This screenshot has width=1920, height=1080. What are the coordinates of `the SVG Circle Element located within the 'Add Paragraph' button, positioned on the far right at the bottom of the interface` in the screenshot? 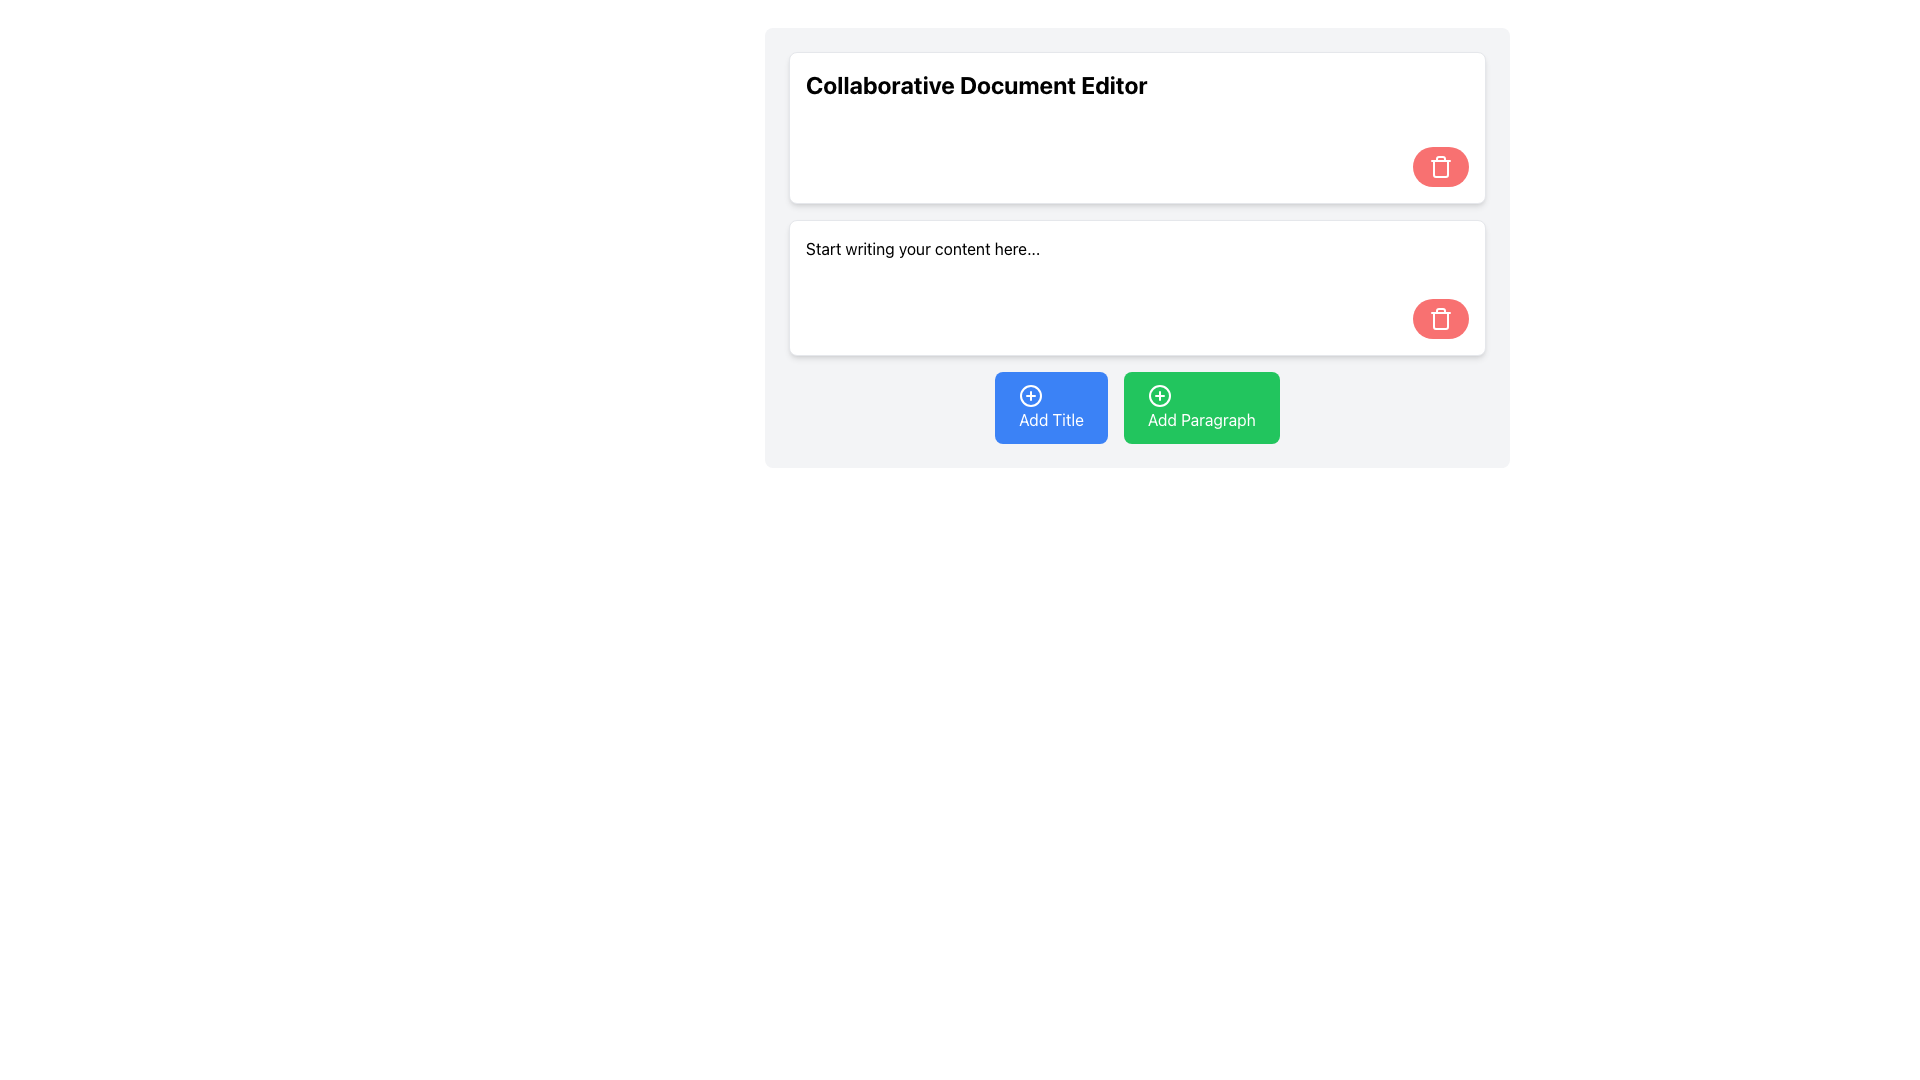 It's located at (1159, 396).